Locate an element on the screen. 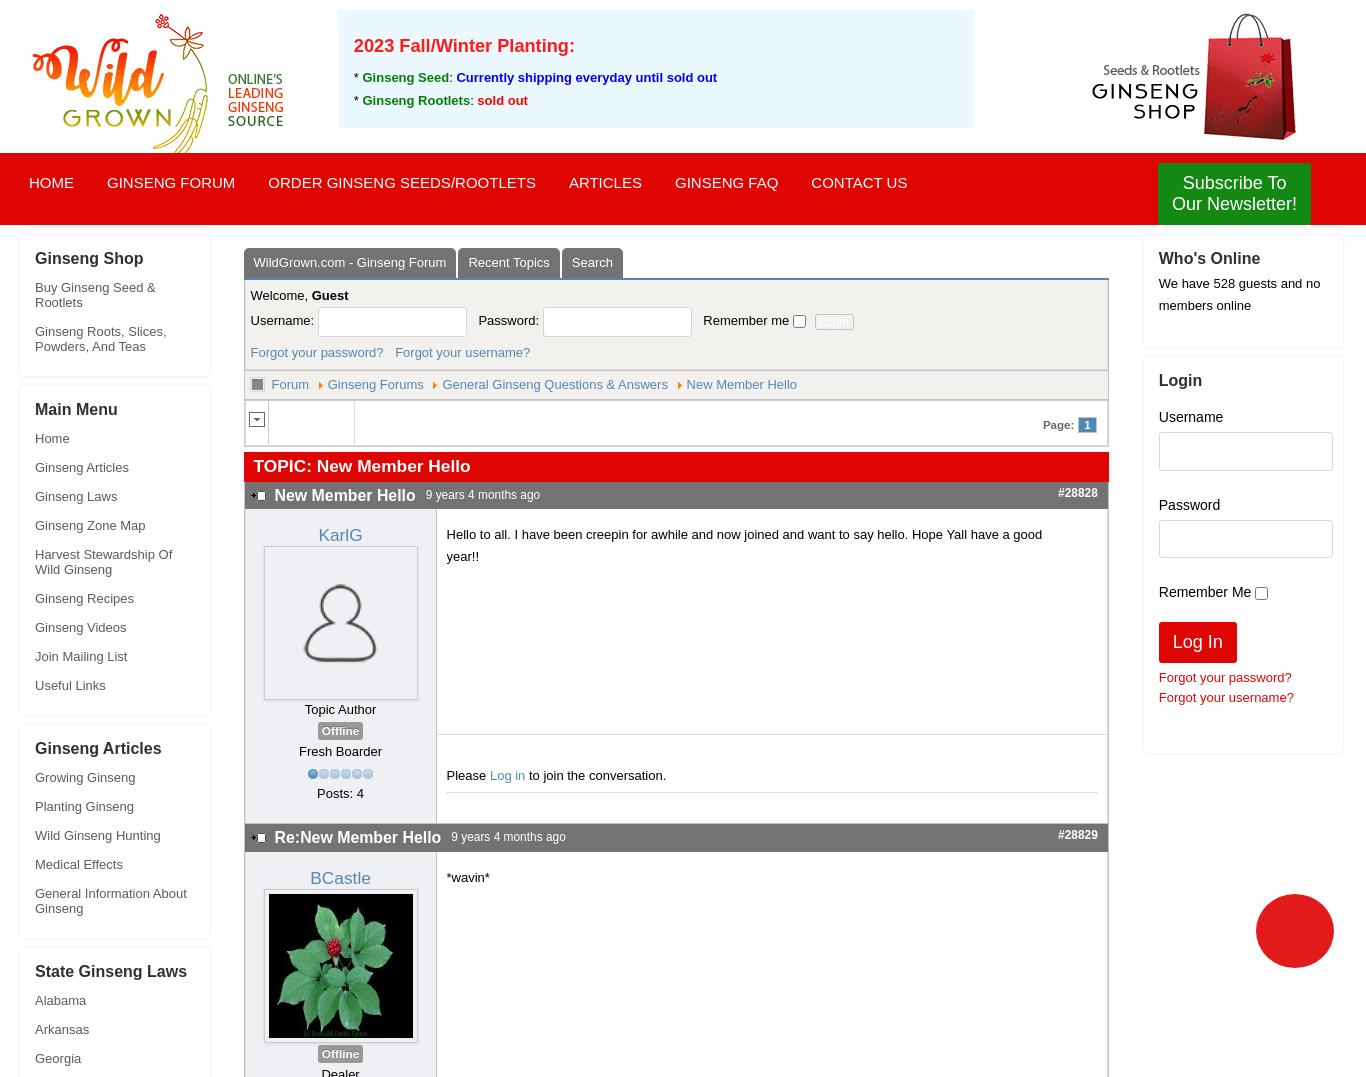  'Ginseng Forum' is located at coordinates (170, 181).